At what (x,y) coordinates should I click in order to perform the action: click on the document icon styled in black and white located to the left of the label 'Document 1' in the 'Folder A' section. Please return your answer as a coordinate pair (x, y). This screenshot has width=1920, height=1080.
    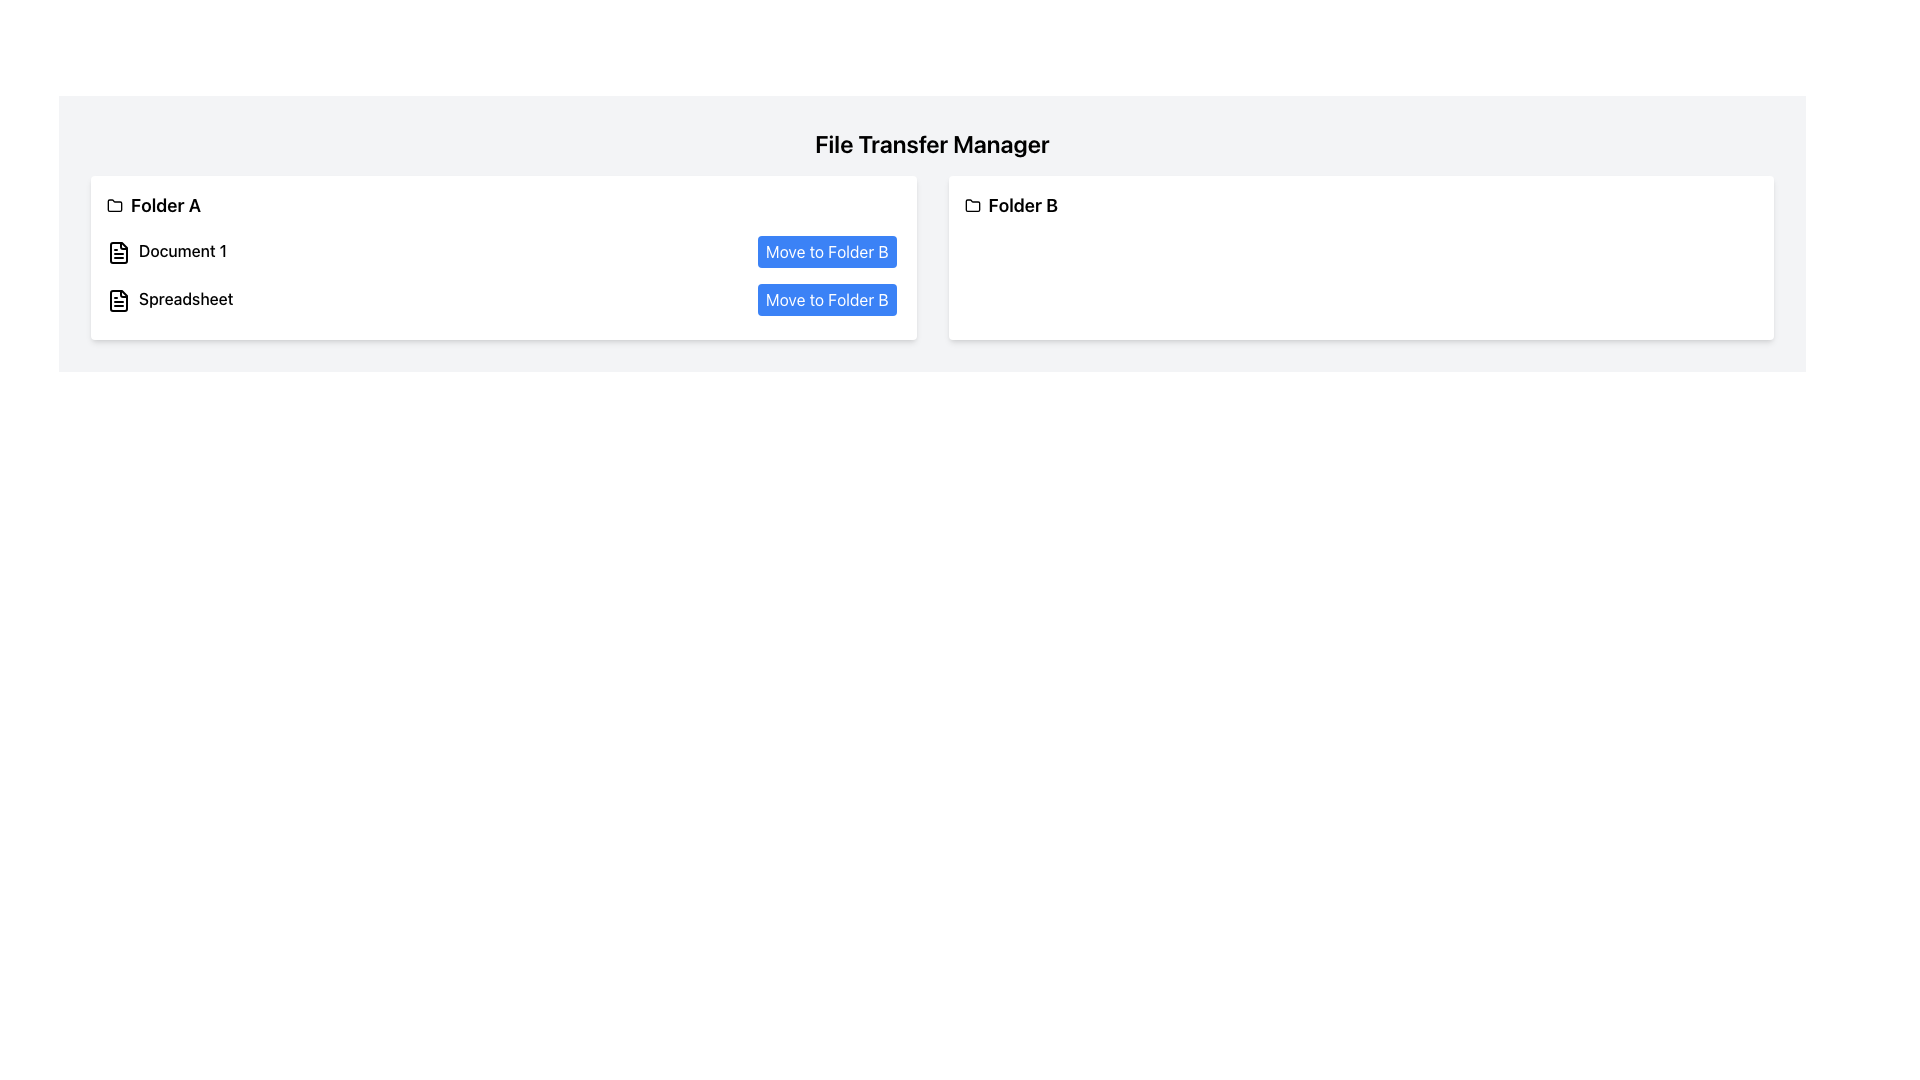
    Looking at the image, I should click on (118, 250).